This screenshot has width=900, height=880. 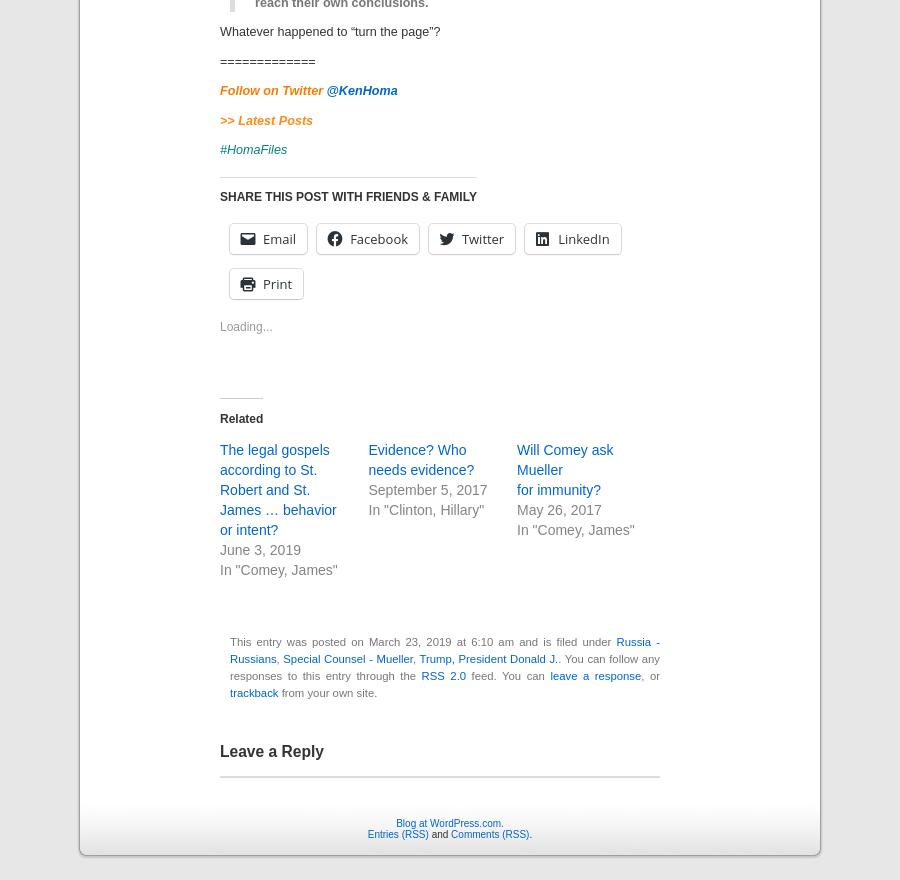 I want to click on 'This entry was posted on March 23, 2019 at 6:10 am and is filed under', so click(x=423, y=640).